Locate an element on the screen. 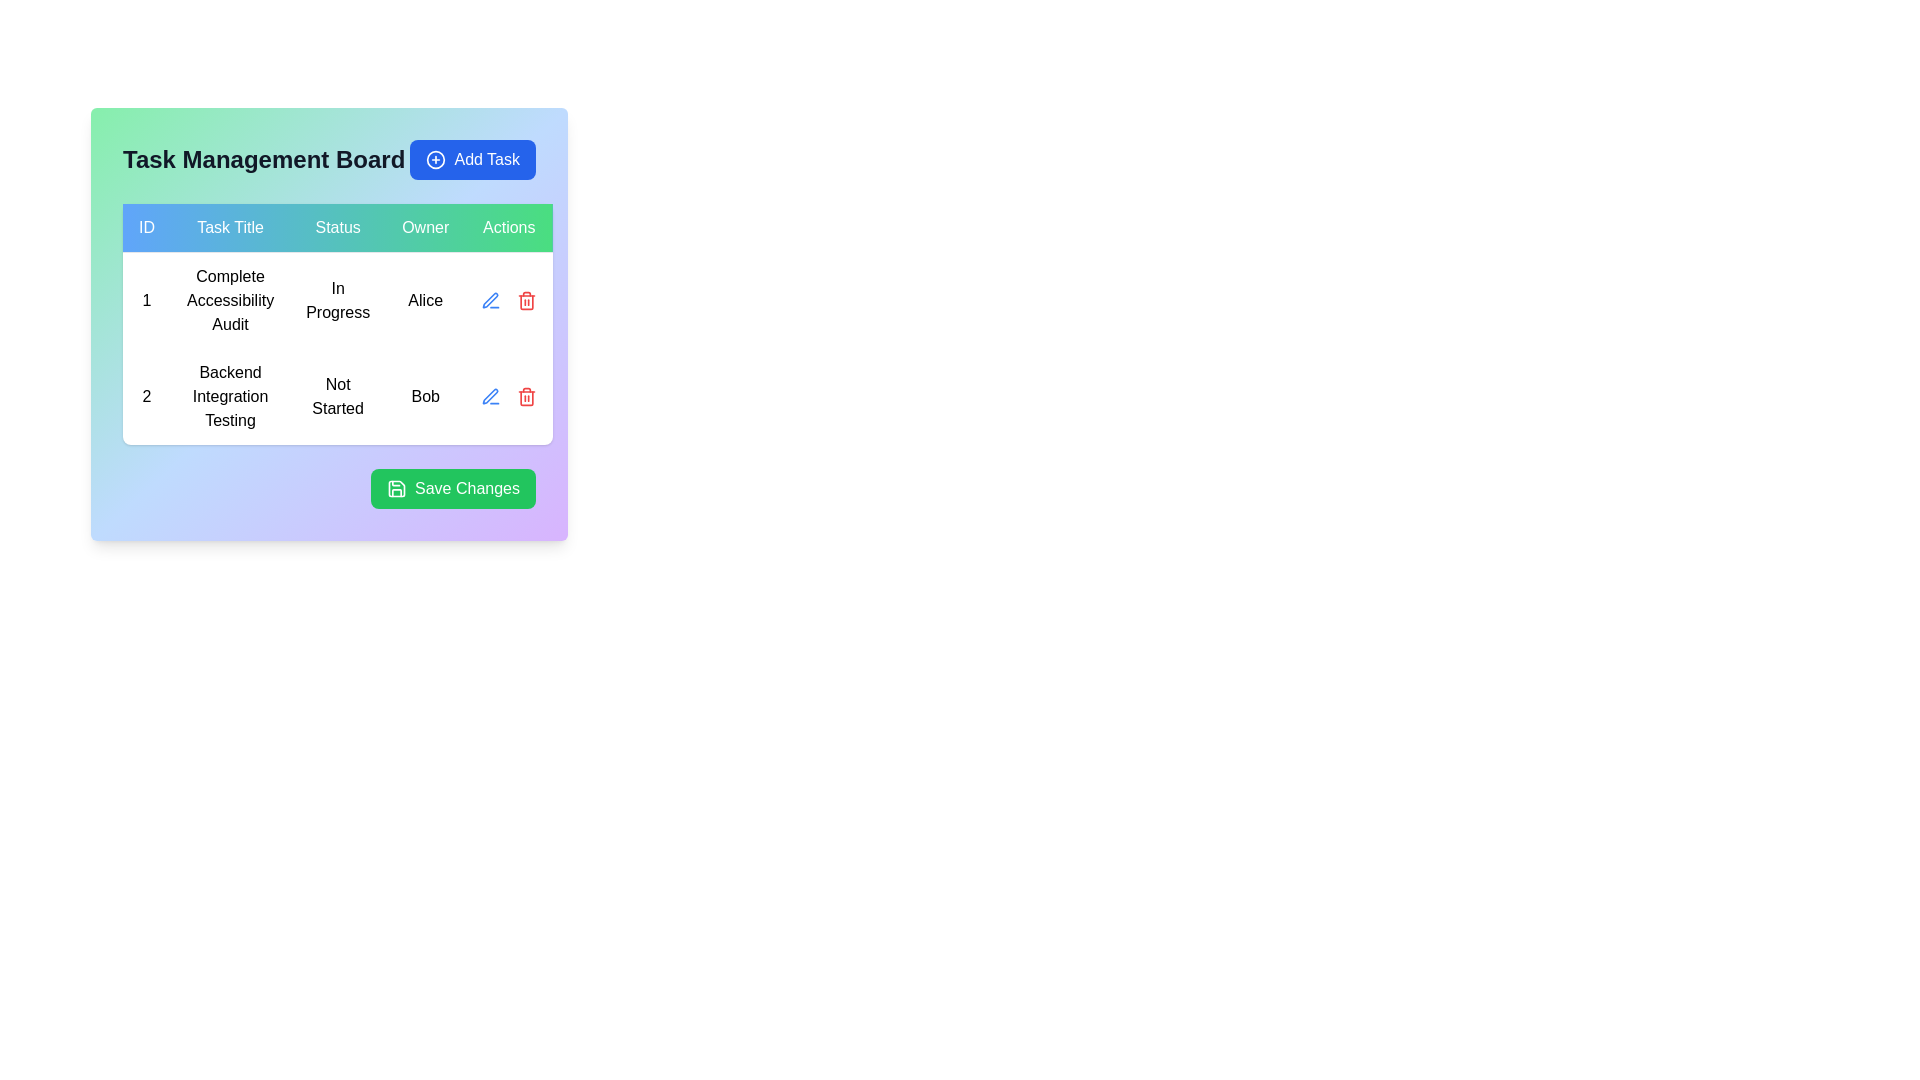 The height and width of the screenshot is (1080, 1920). the text display showing 'Backend Integration Testing' in the second row and second column of the Task Management Board table is located at coordinates (230, 397).